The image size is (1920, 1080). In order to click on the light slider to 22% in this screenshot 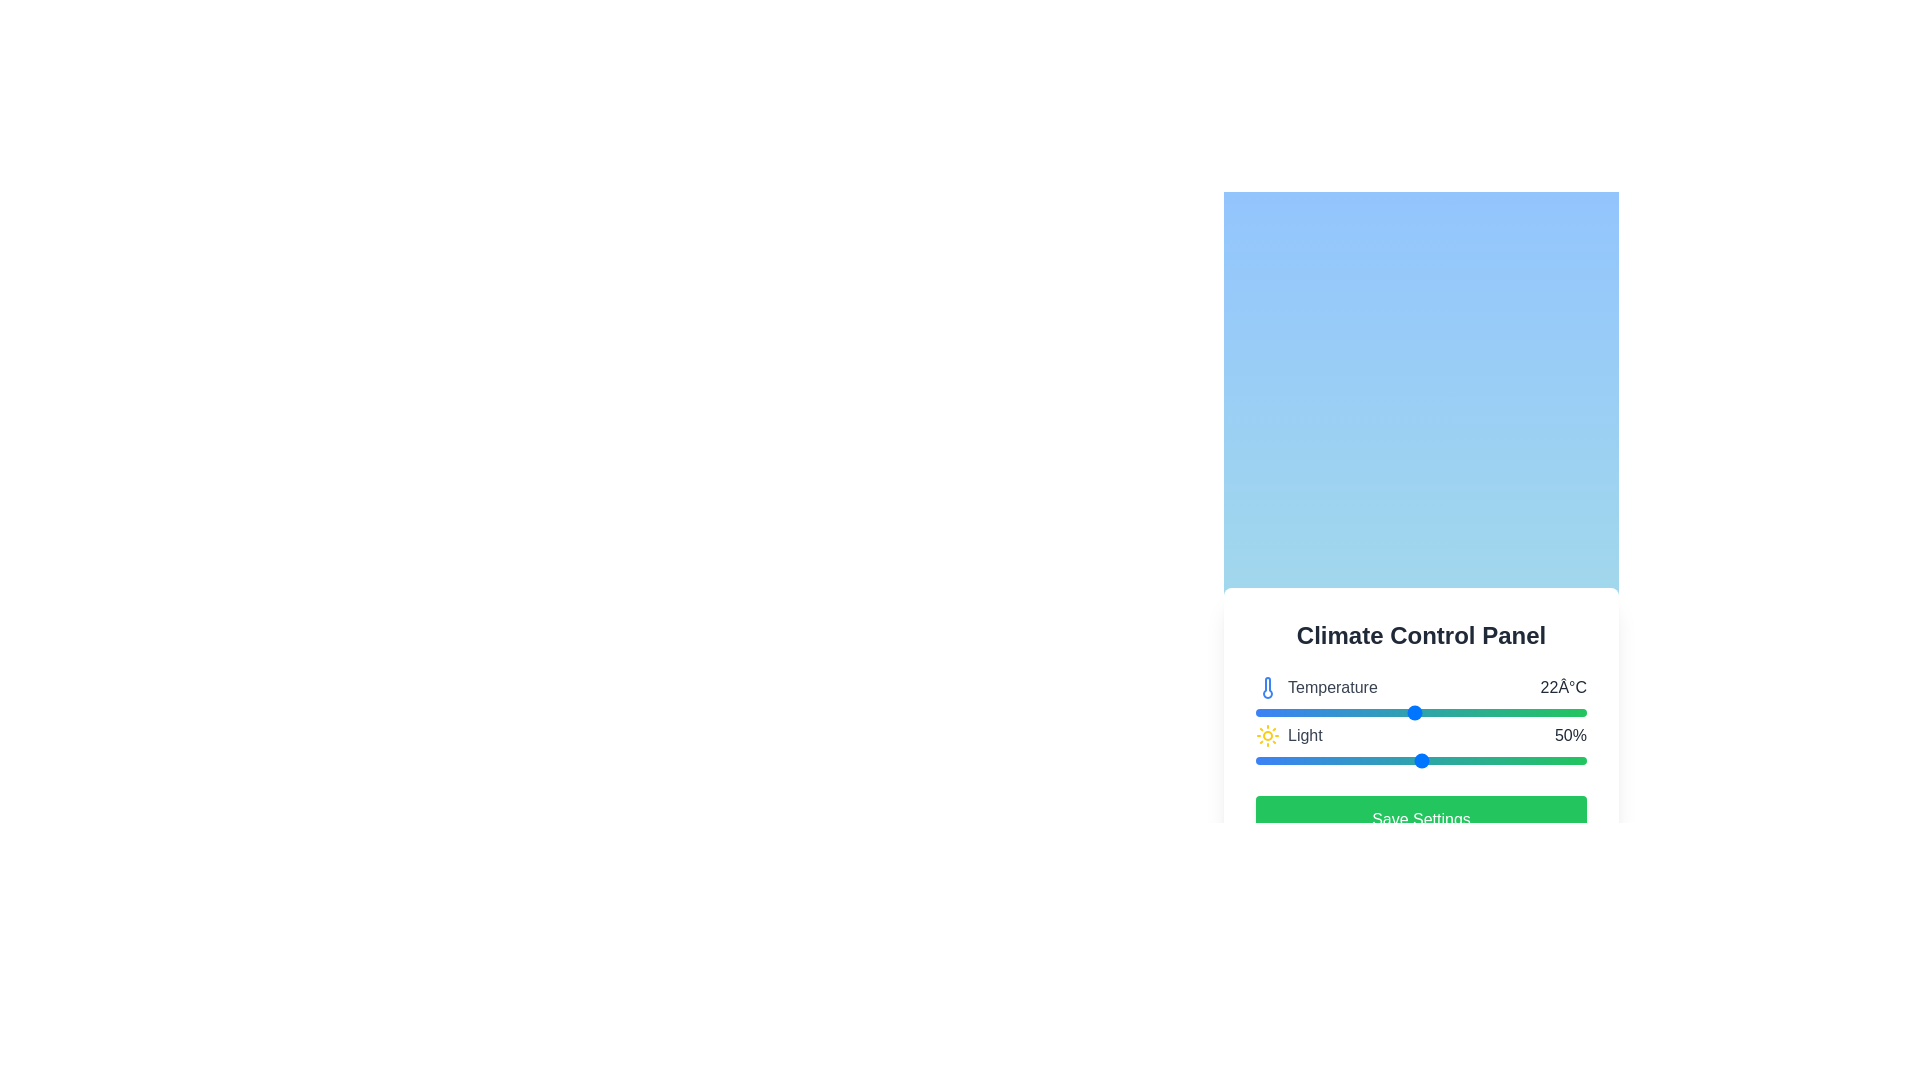, I will do `click(1328, 760)`.